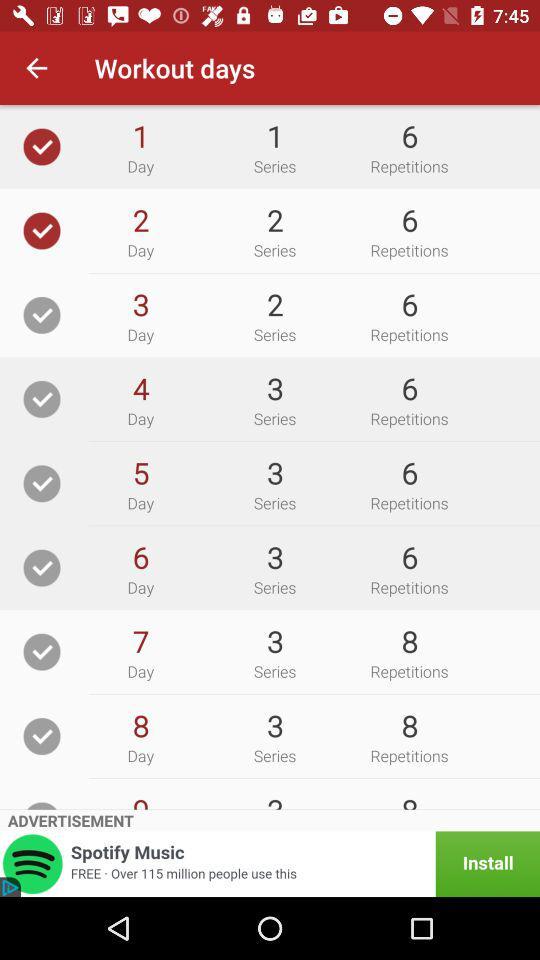 The height and width of the screenshot is (960, 540). I want to click on check off workout day 2, so click(42, 230).